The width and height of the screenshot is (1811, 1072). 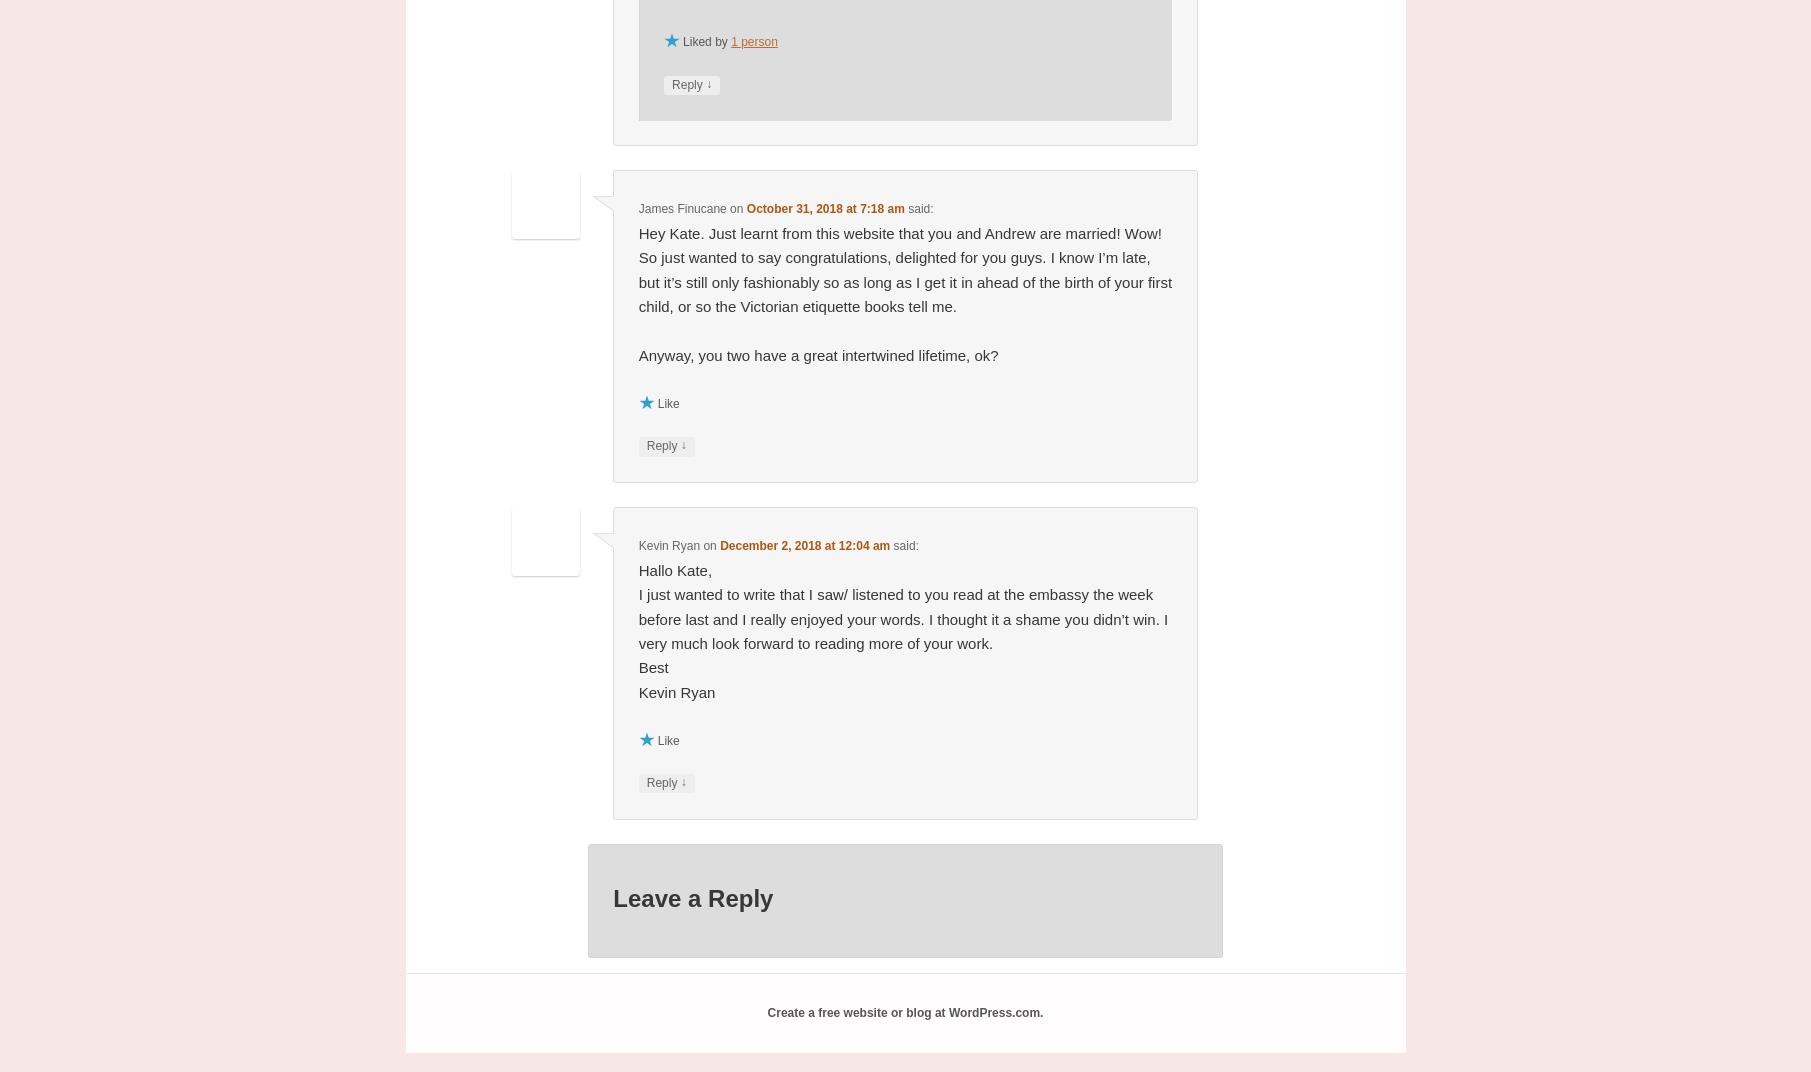 What do you see at coordinates (638, 667) in the screenshot?
I see `'Best'` at bounding box center [638, 667].